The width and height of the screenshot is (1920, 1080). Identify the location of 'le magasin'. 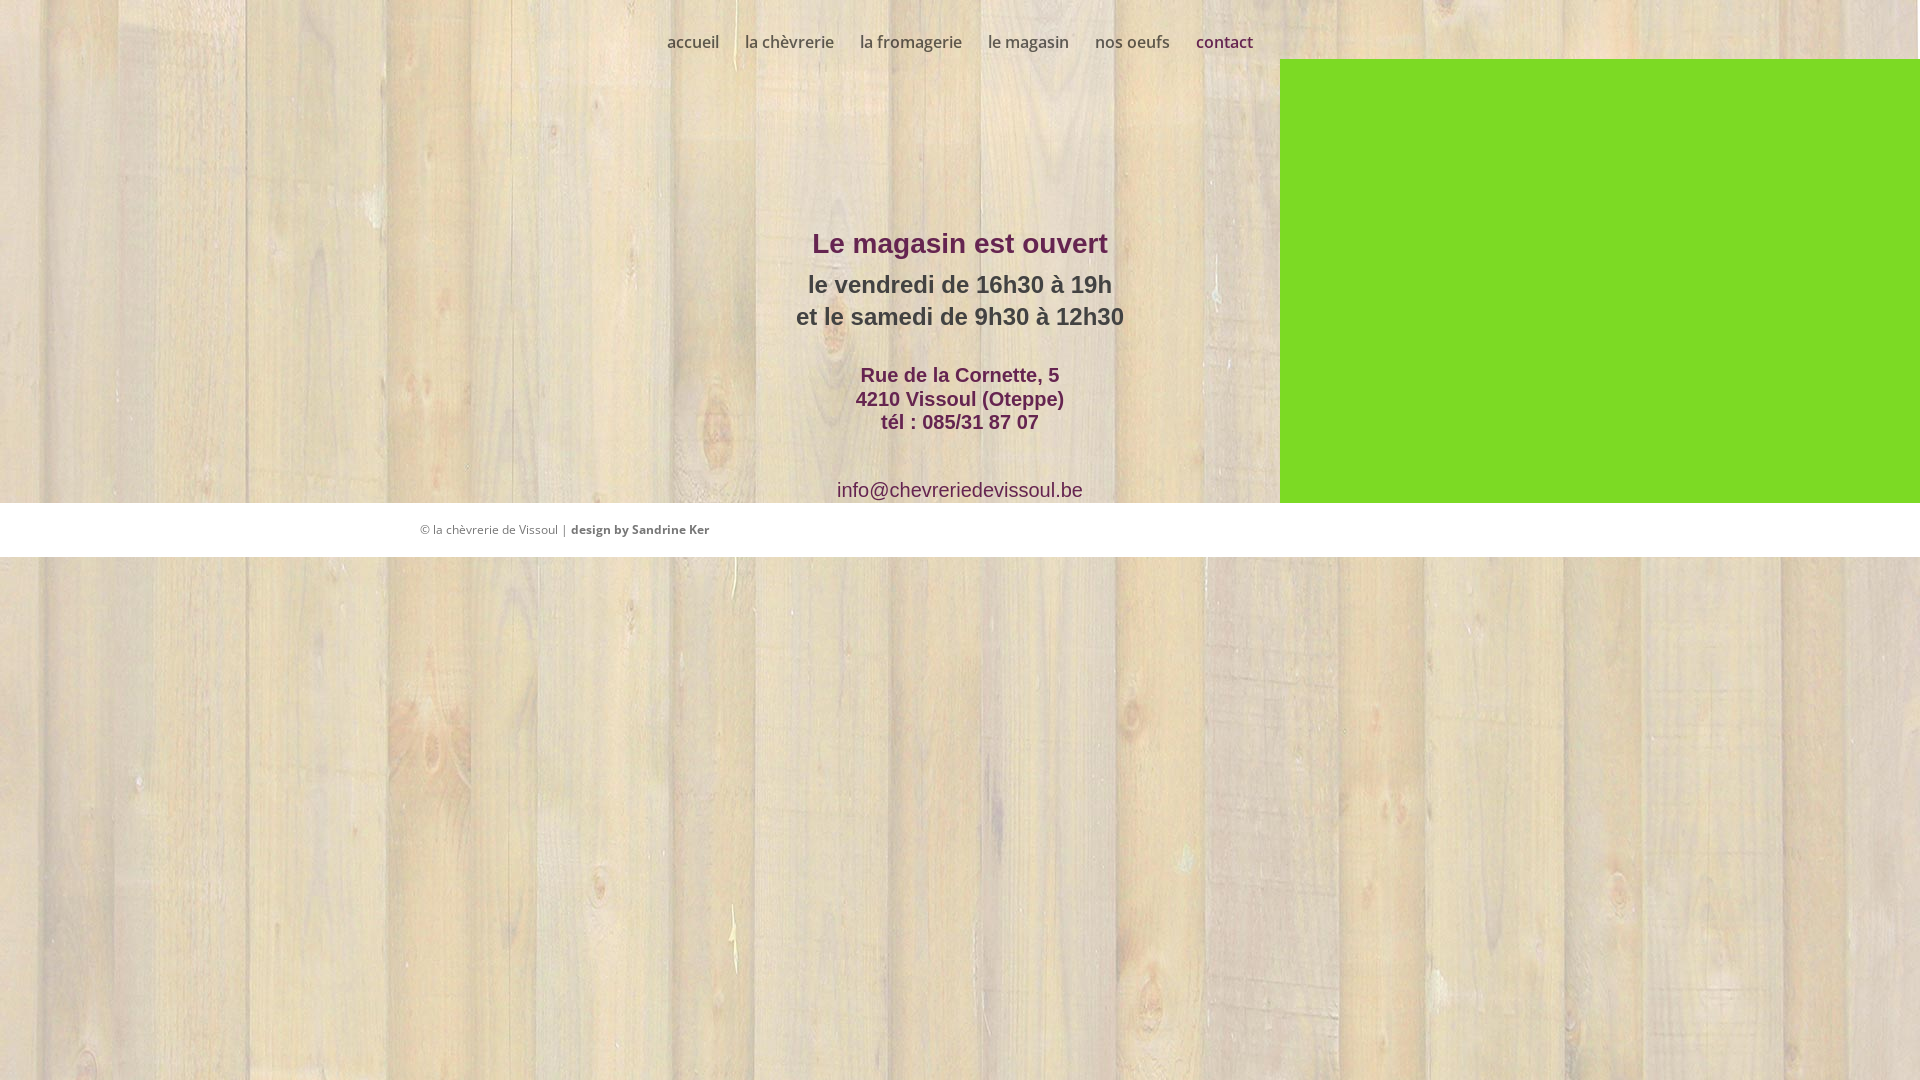
(1028, 46).